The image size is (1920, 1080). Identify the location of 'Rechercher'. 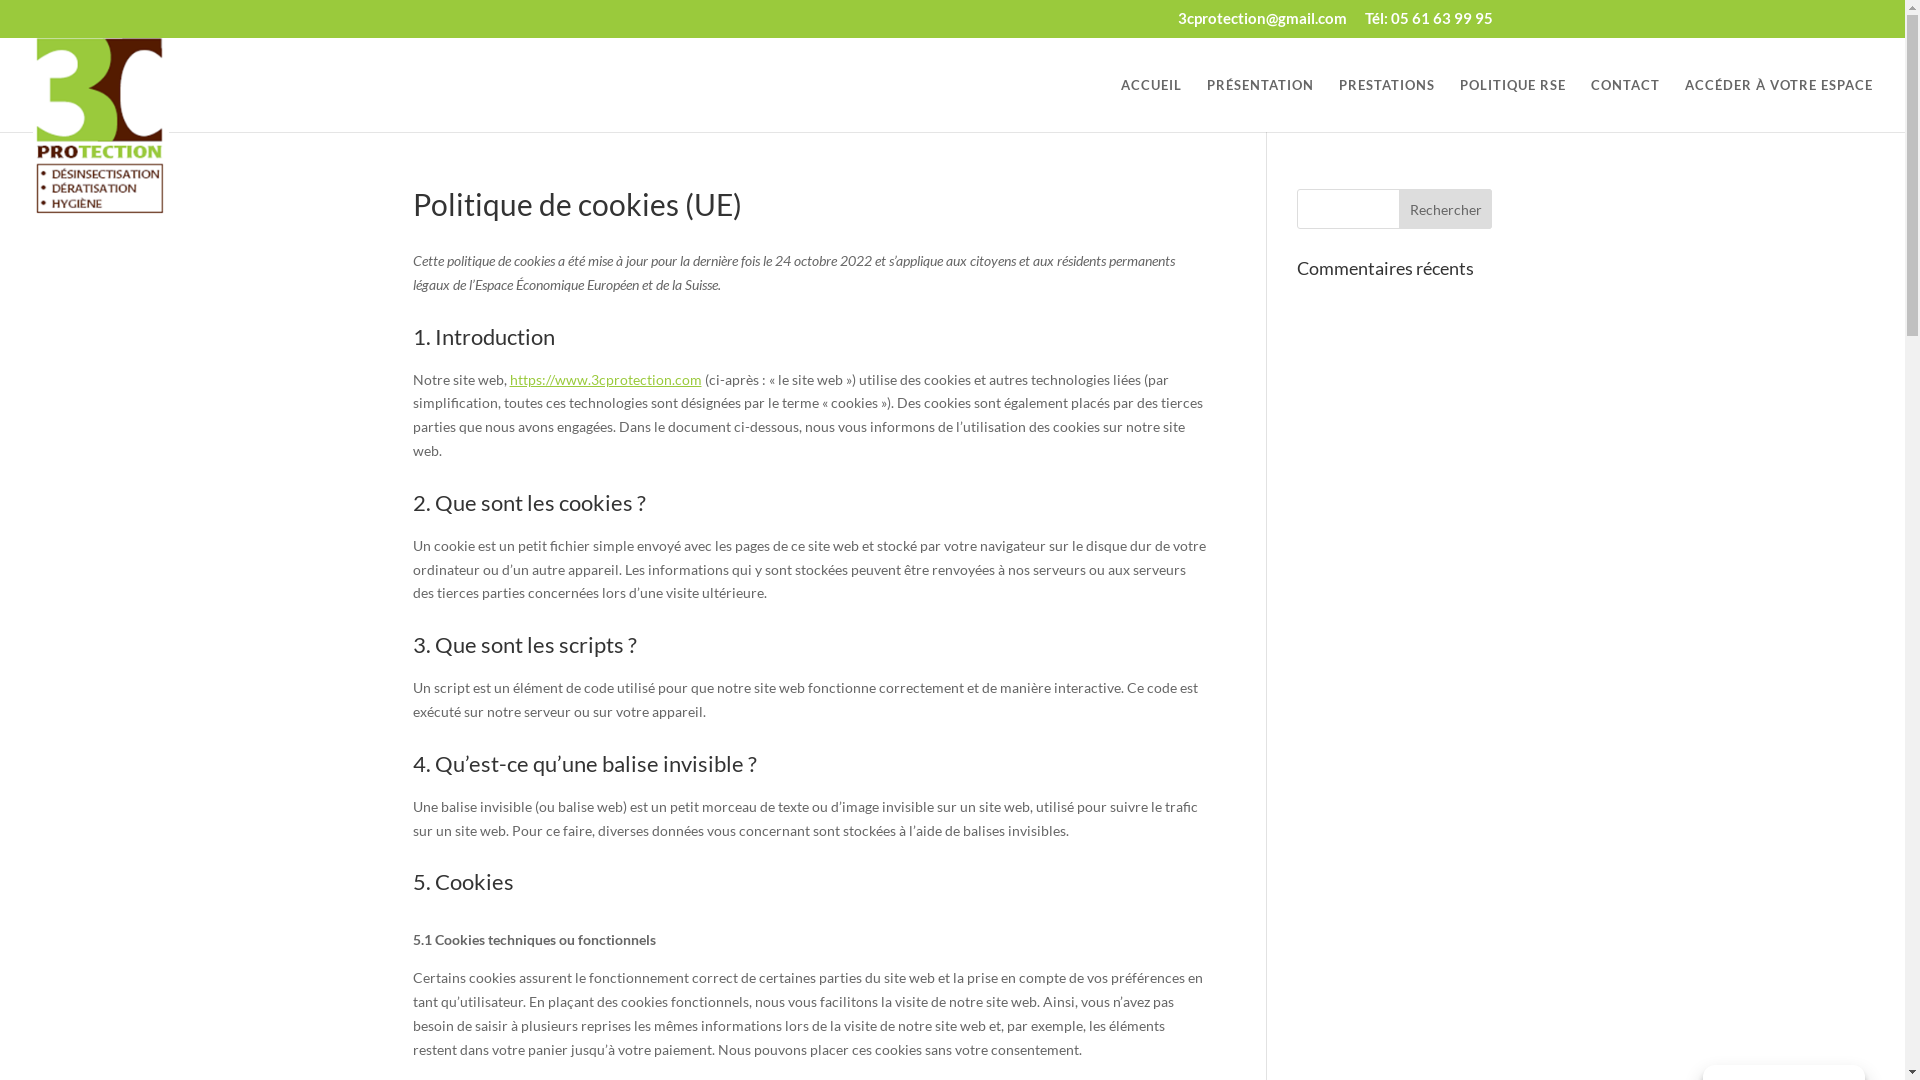
(1445, 208).